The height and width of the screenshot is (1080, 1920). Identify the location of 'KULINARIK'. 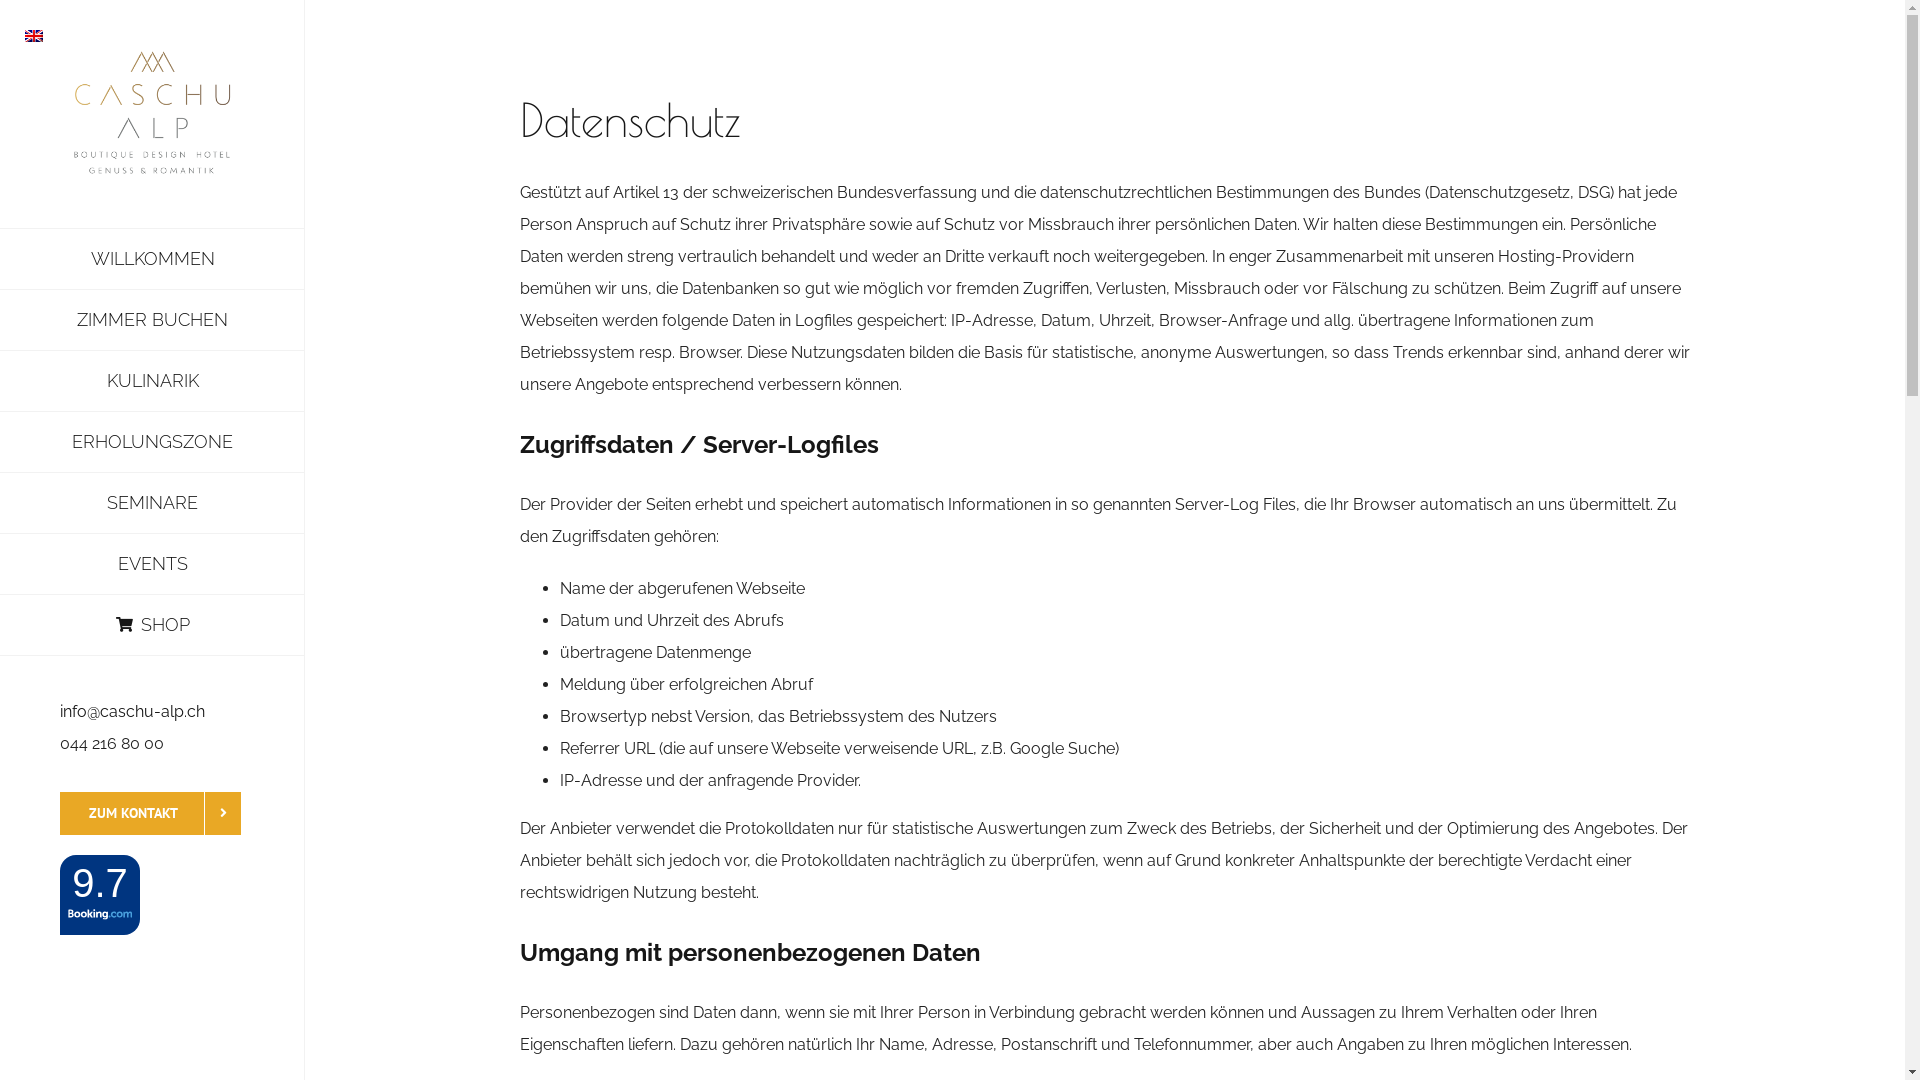
(151, 381).